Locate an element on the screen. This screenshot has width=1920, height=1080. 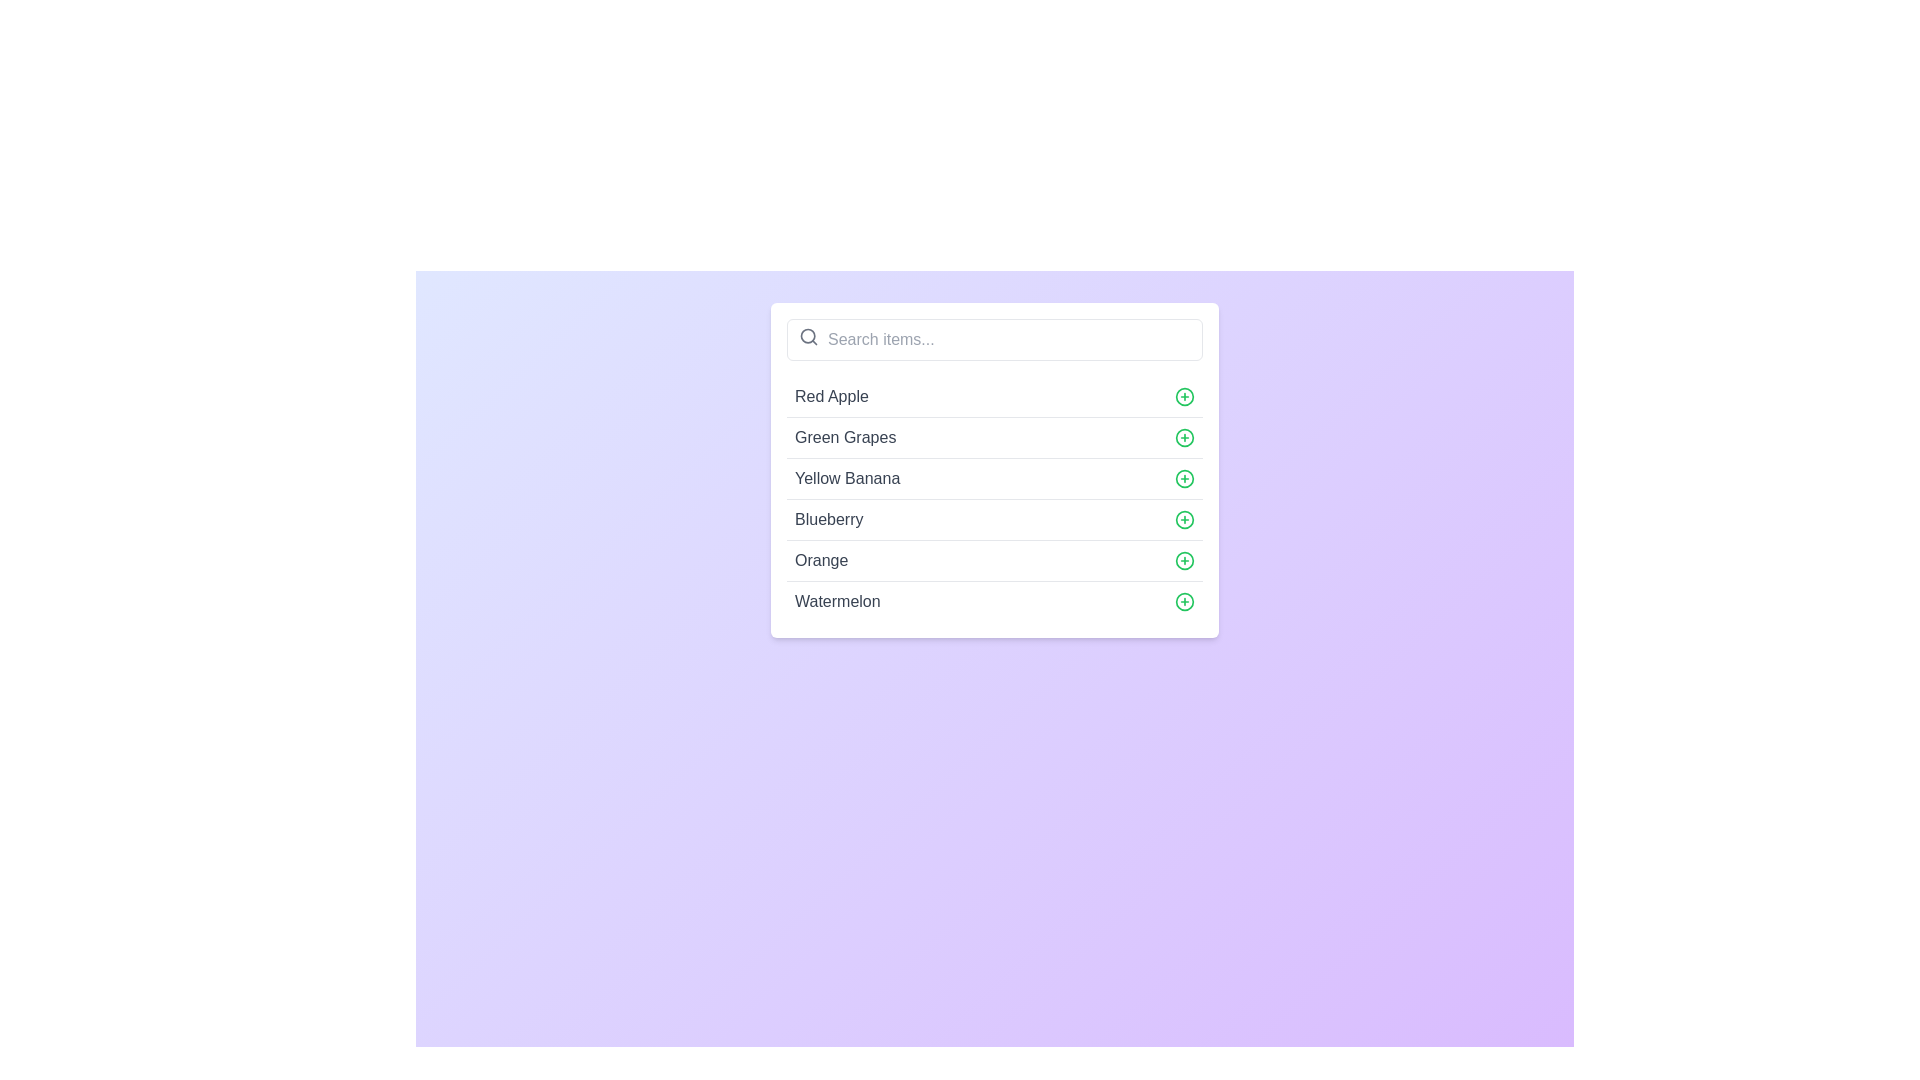
the list item with the text 'Blueberry' is located at coordinates (994, 518).